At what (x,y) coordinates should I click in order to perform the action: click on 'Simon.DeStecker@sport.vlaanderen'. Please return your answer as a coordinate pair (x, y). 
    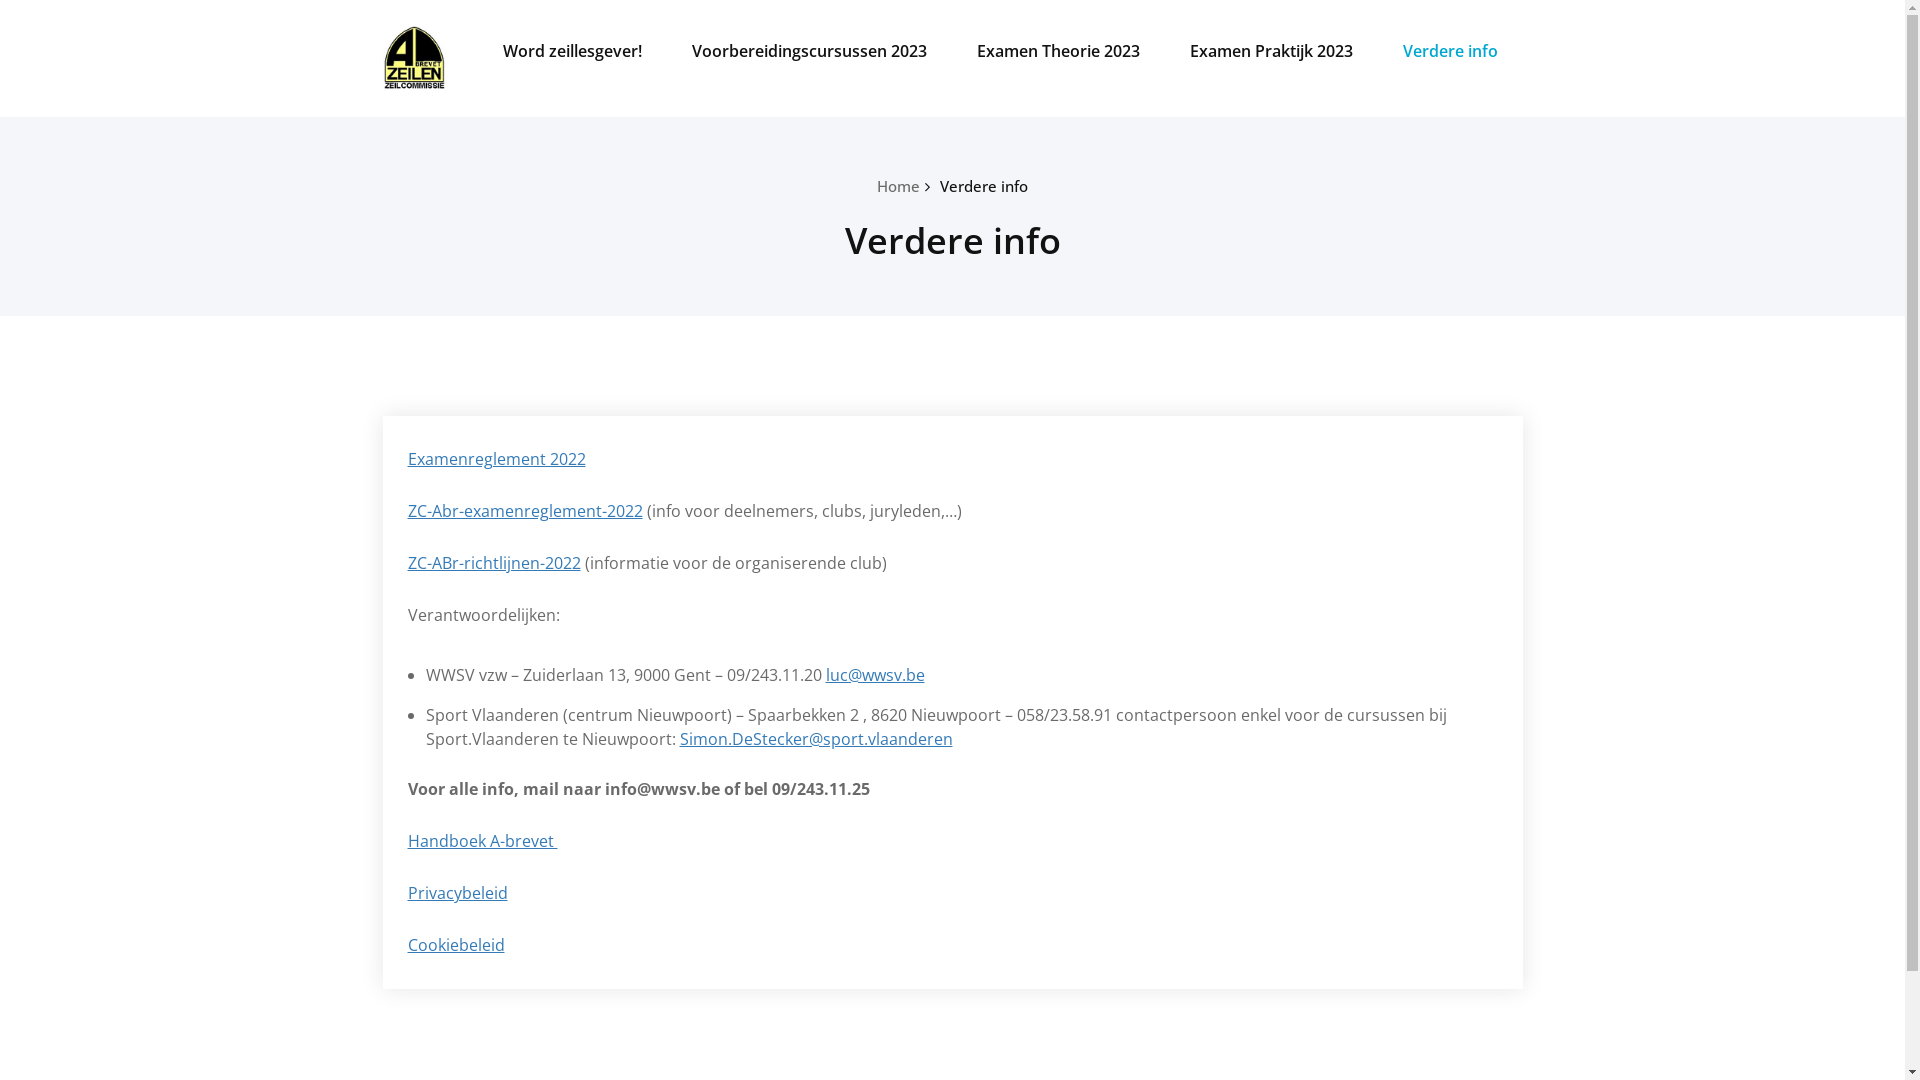
    Looking at the image, I should click on (816, 739).